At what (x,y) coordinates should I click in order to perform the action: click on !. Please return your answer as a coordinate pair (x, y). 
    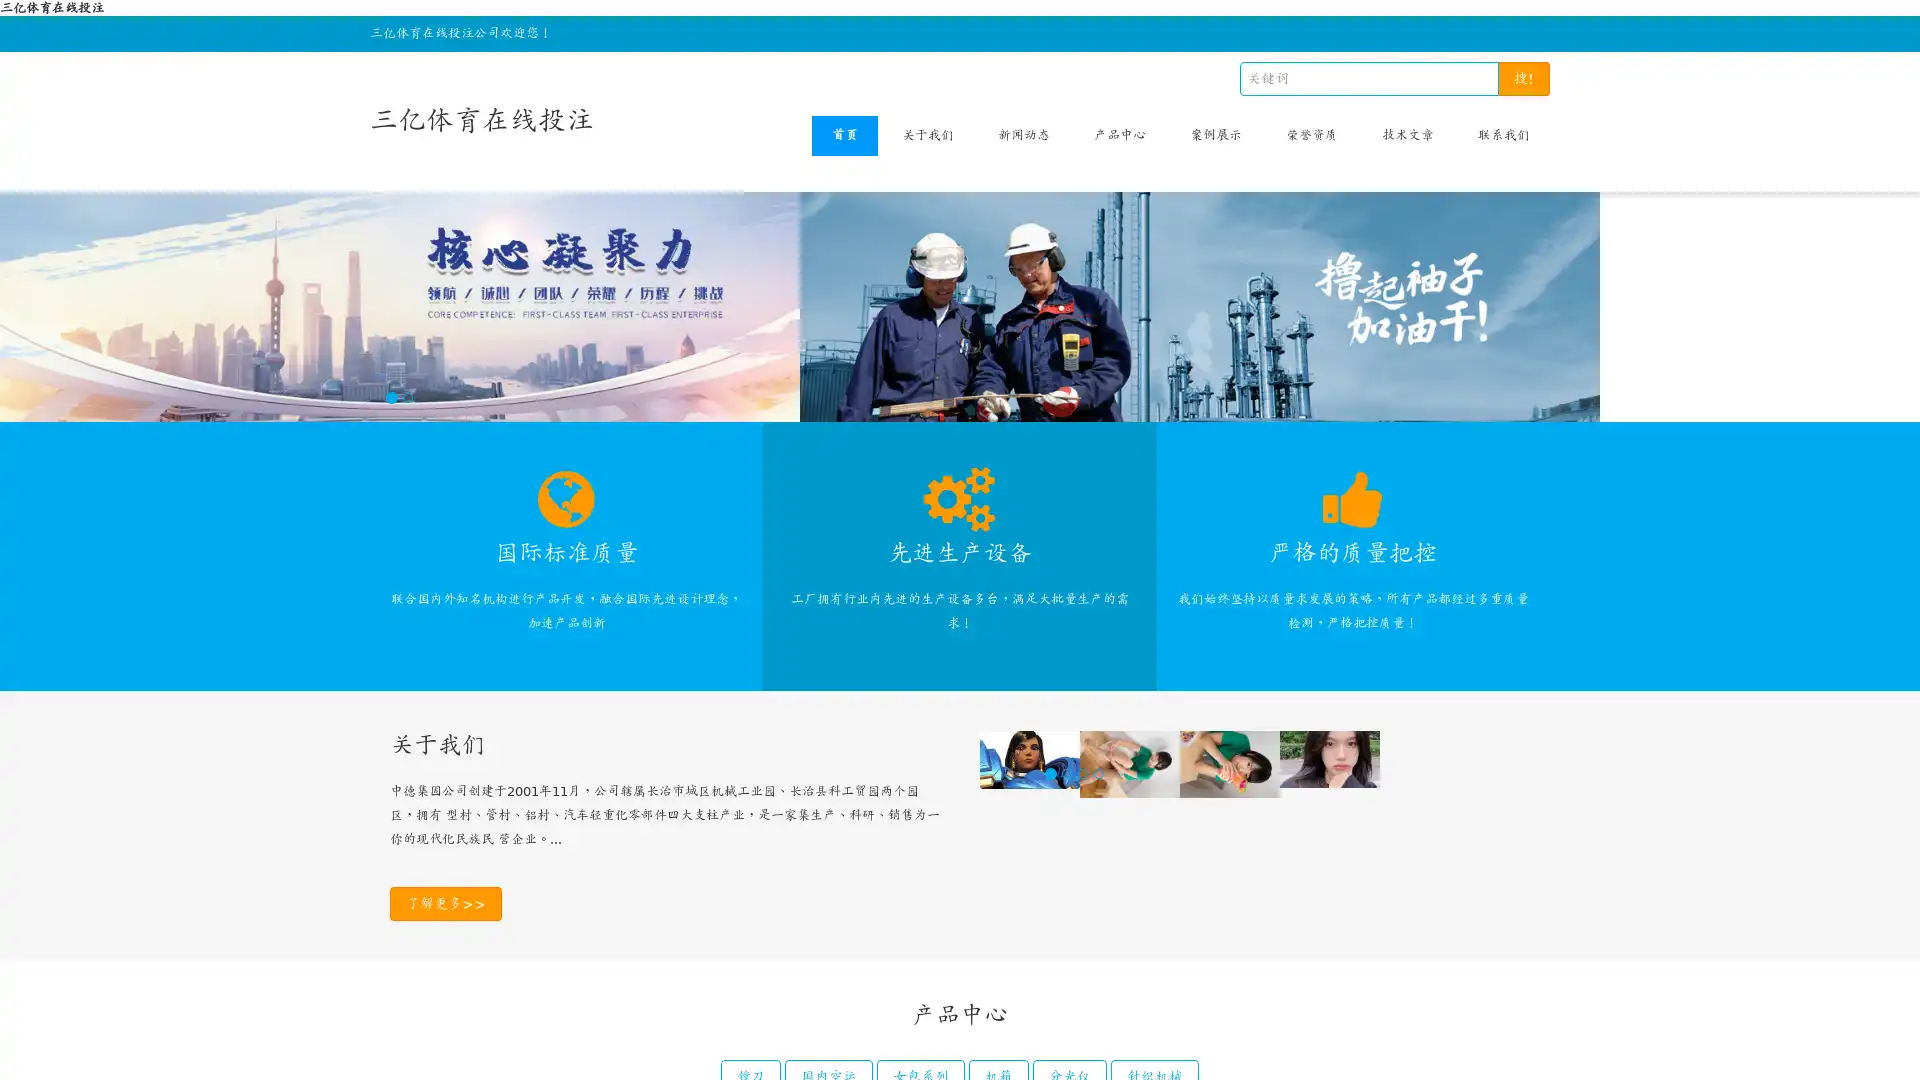
    Looking at the image, I should click on (1523, 77).